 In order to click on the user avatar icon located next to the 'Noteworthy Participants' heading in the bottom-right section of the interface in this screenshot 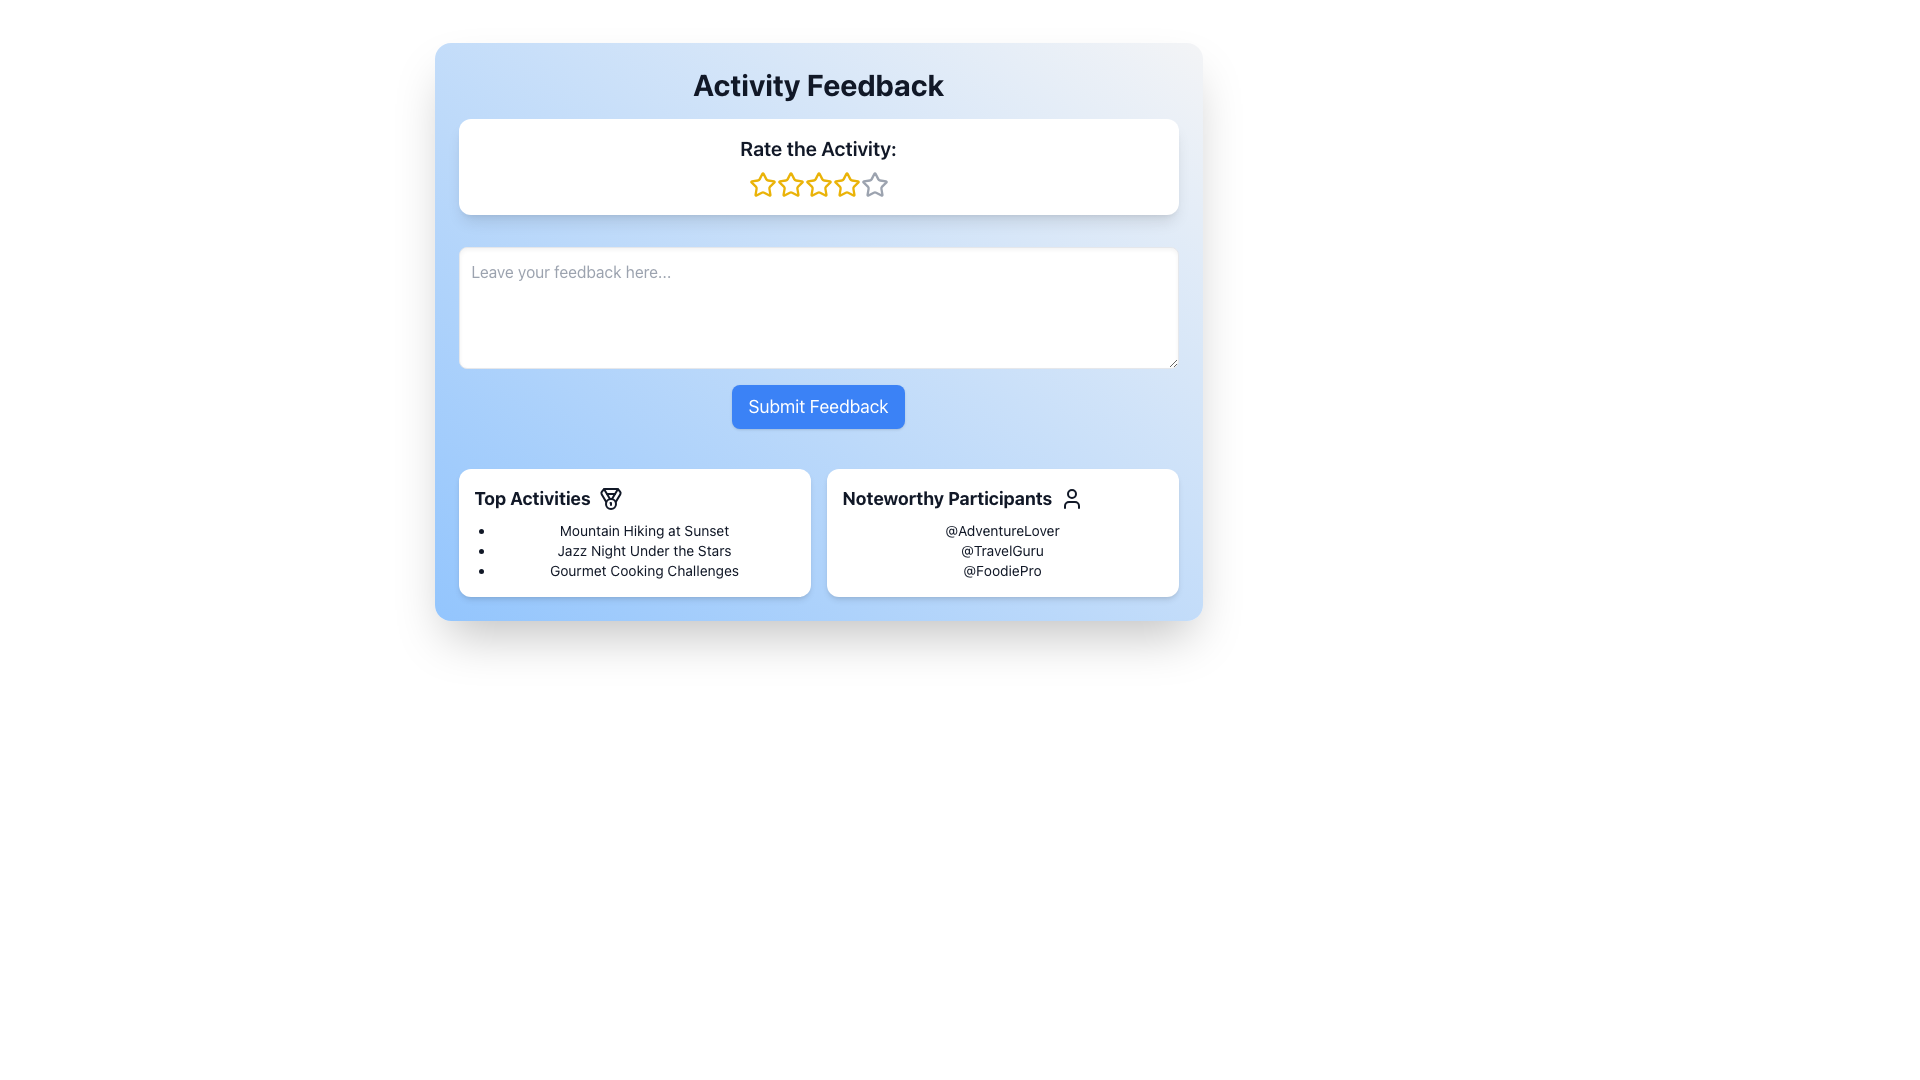, I will do `click(1071, 497)`.